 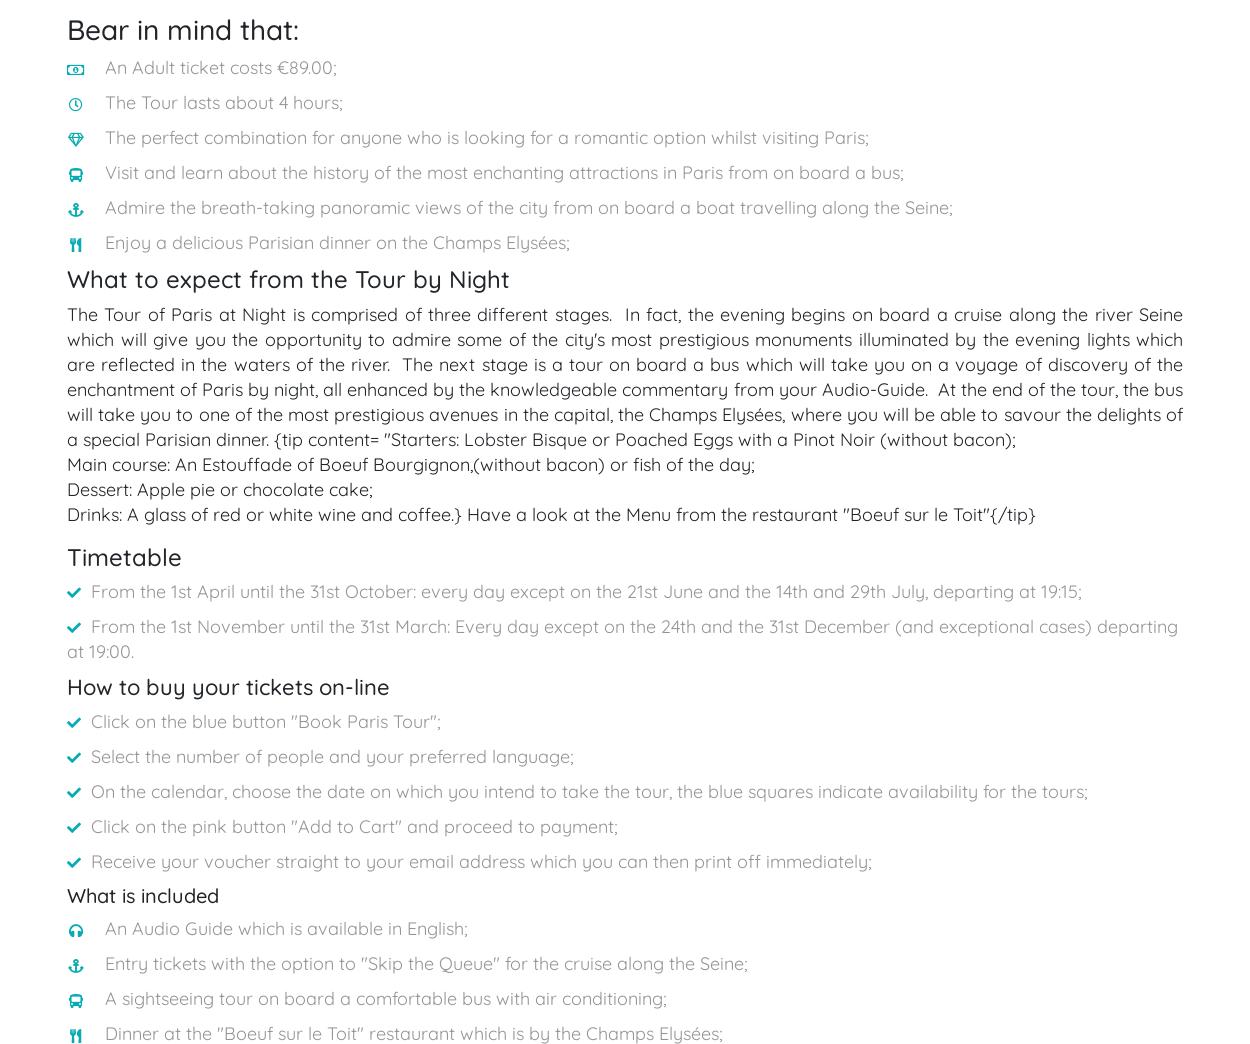 What do you see at coordinates (439, 544) in the screenshot?
I see `'Terms and conditions'` at bounding box center [439, 544].